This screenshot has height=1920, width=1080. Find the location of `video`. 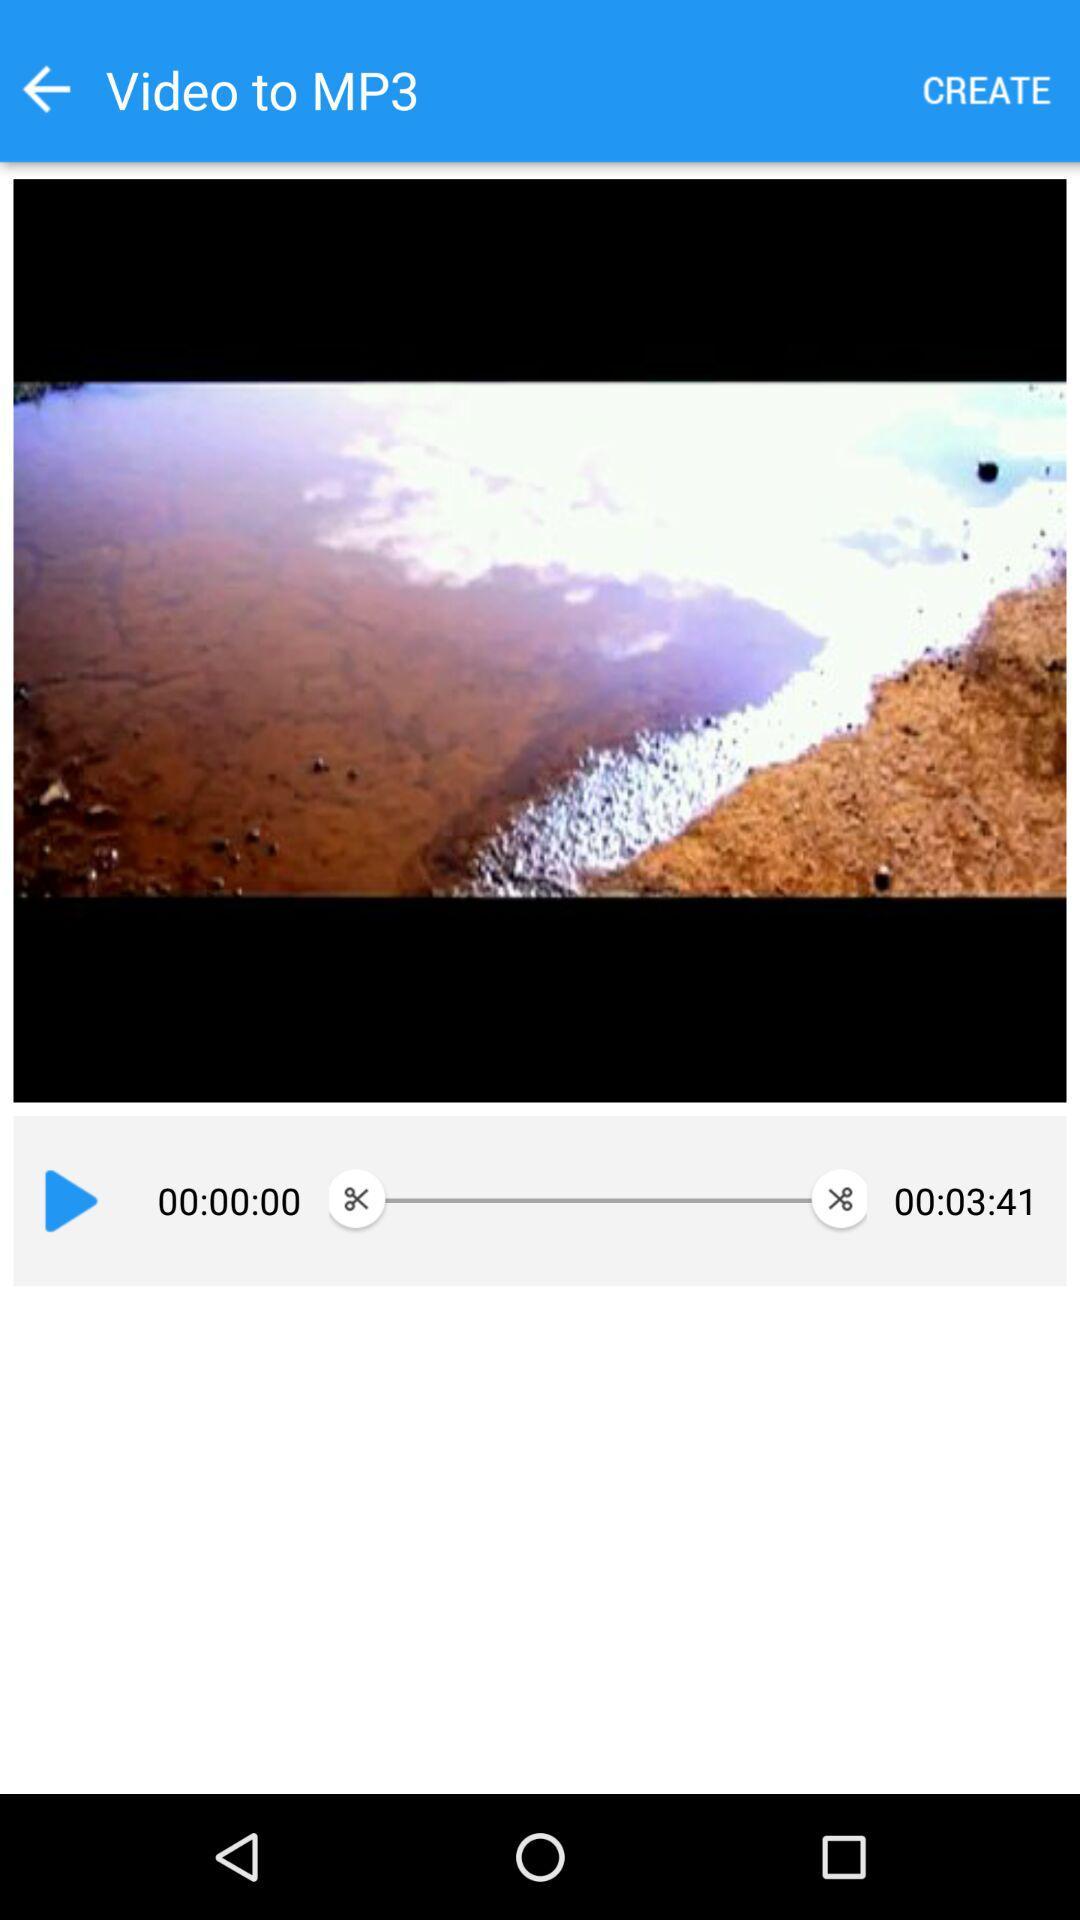

video is located at coordinates (70, 1200).